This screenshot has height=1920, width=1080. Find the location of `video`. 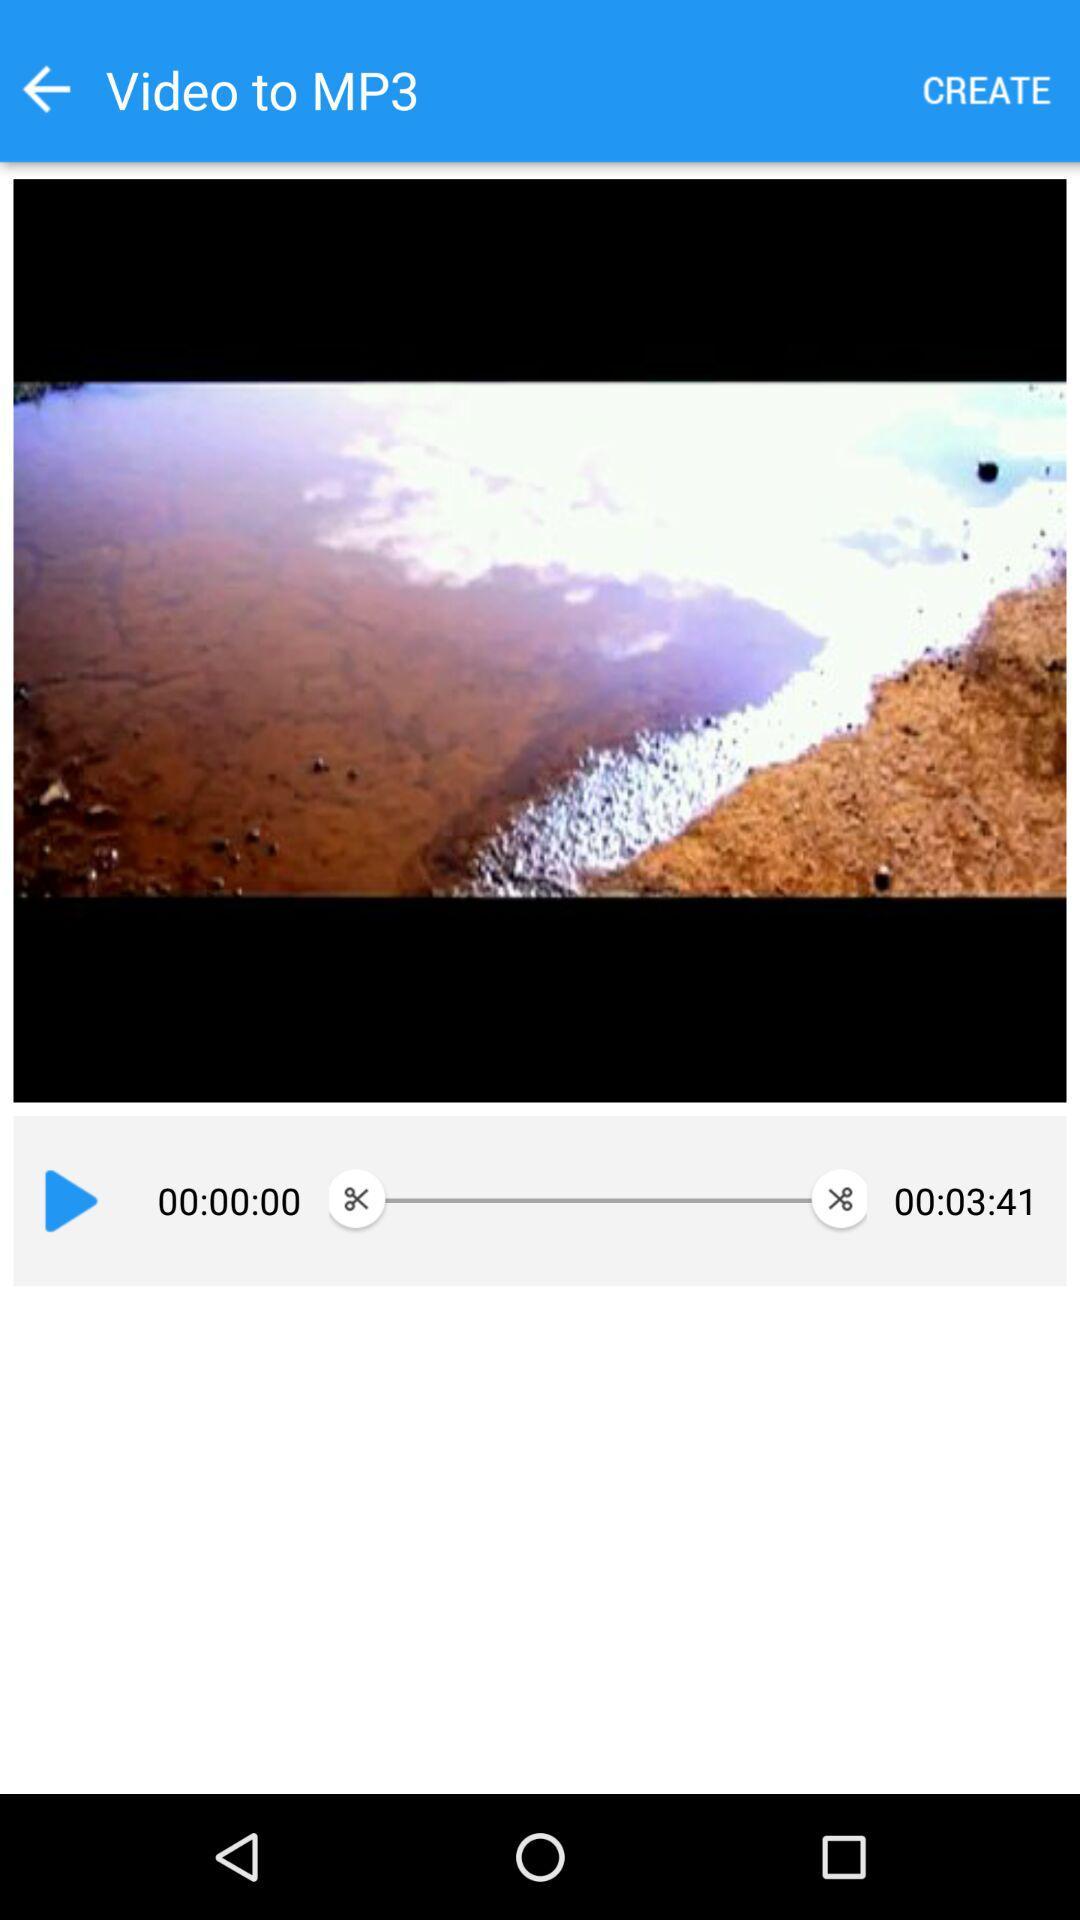

video is located at coordinates (70, 1200).